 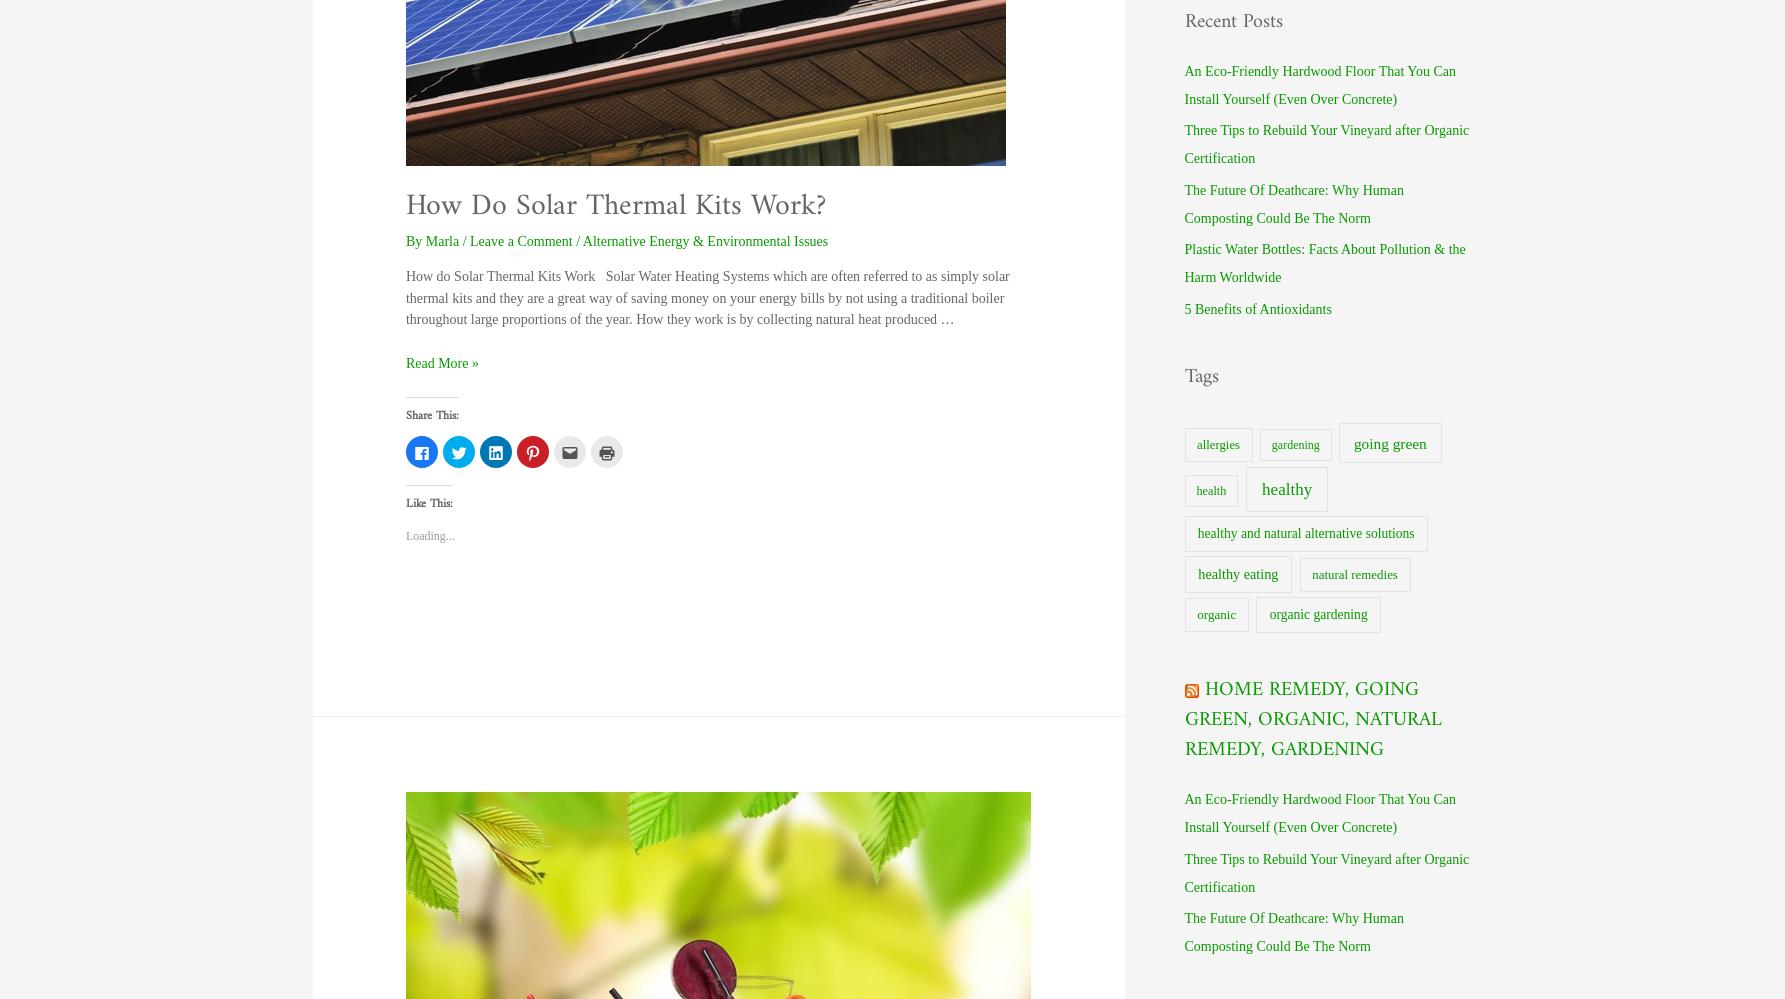 What do you see at coordinates (430, 415) in the screenshot?
I see `'Share this:'` at bounding box center [430, 415].